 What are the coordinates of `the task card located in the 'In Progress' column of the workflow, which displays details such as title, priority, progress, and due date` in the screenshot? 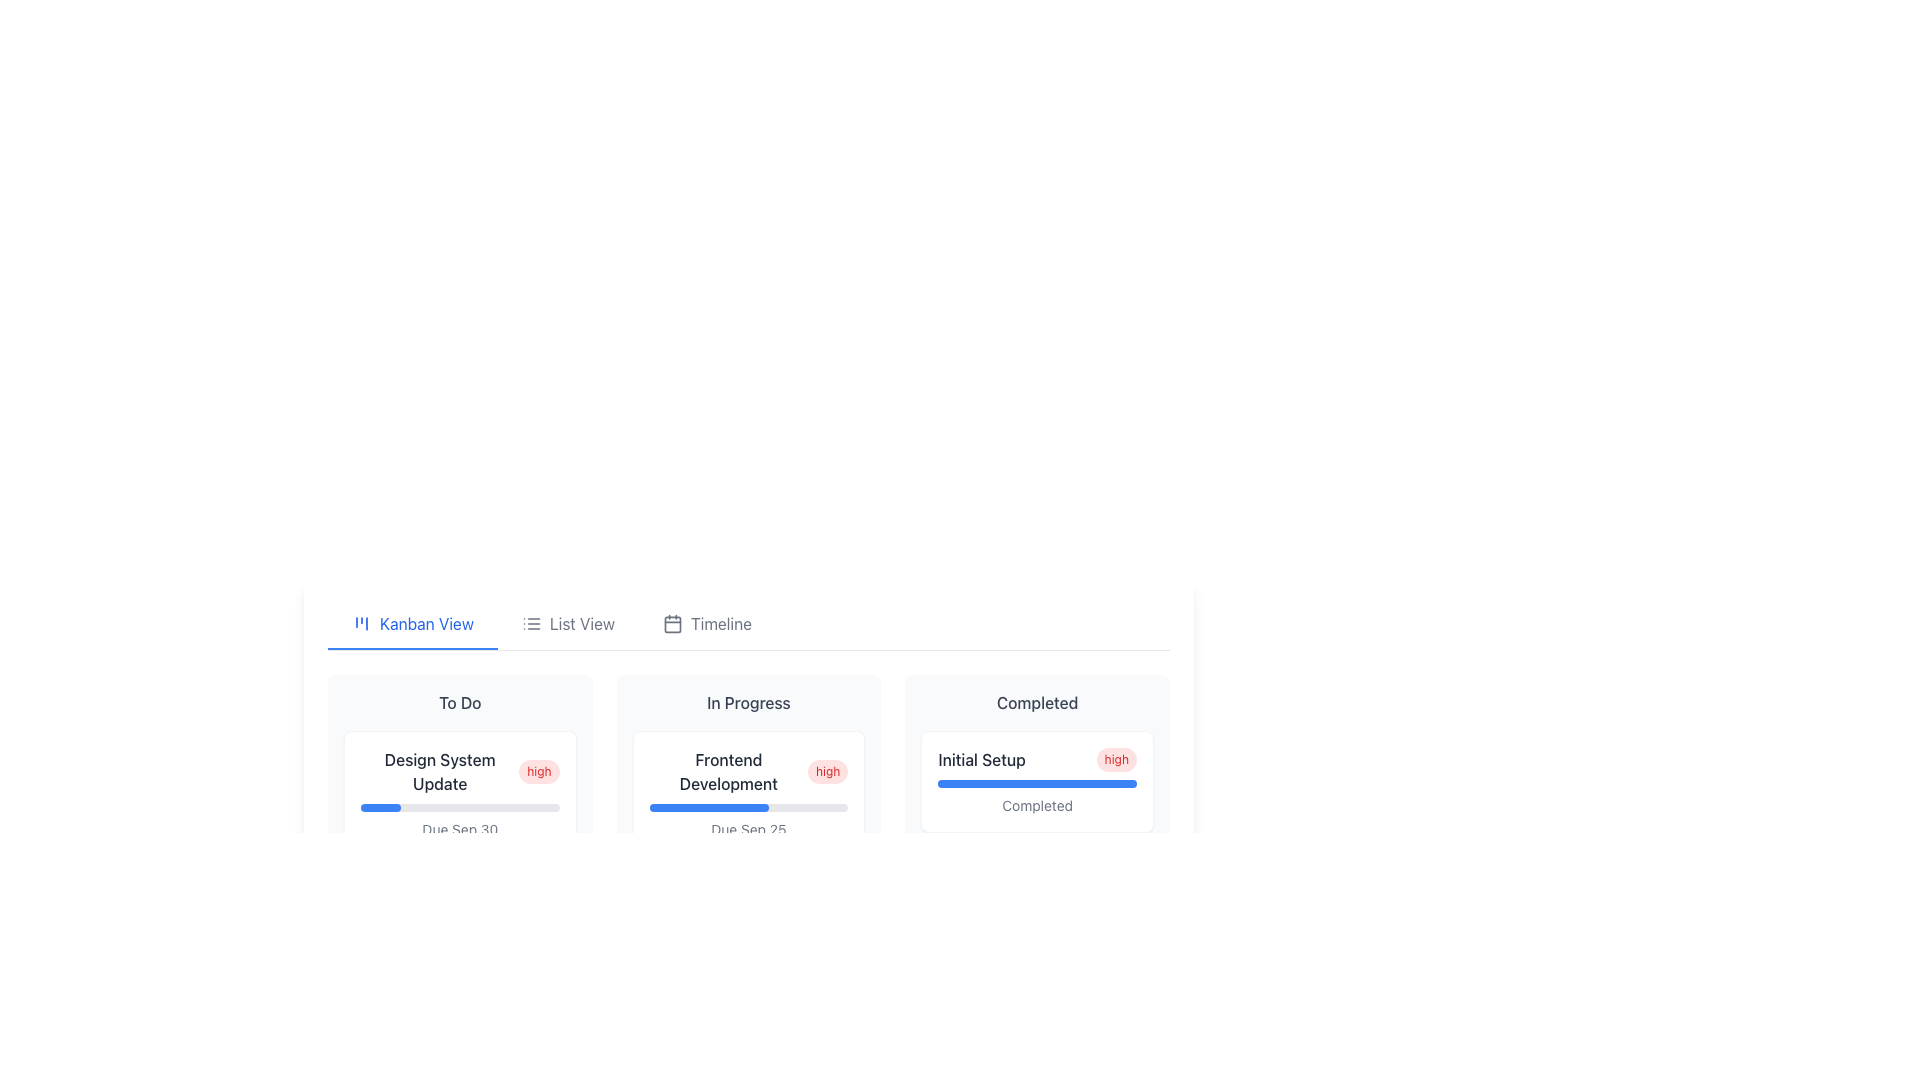 It's located at (747, 797).